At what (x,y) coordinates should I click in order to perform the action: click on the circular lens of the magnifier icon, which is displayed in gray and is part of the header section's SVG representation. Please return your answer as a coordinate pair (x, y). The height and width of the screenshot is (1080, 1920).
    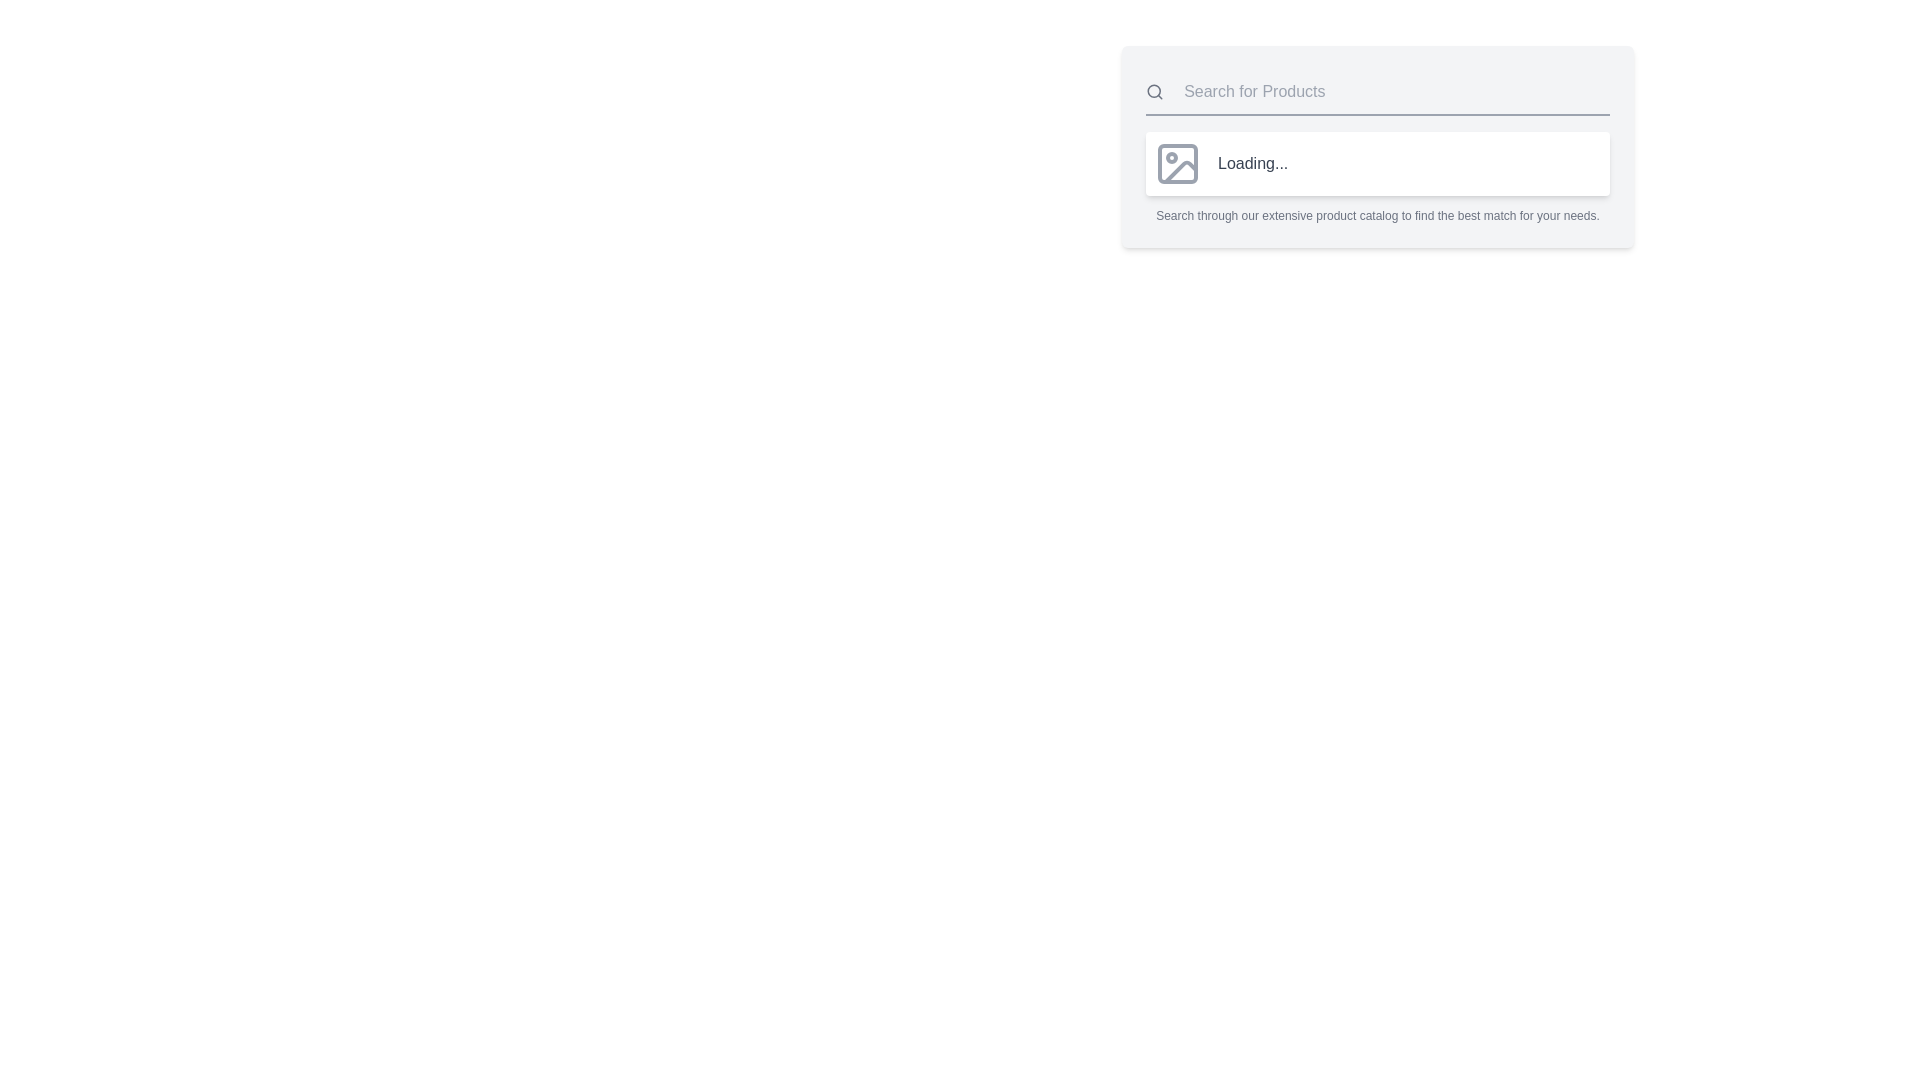
    Looking at the image, I should click on (1154, 91).